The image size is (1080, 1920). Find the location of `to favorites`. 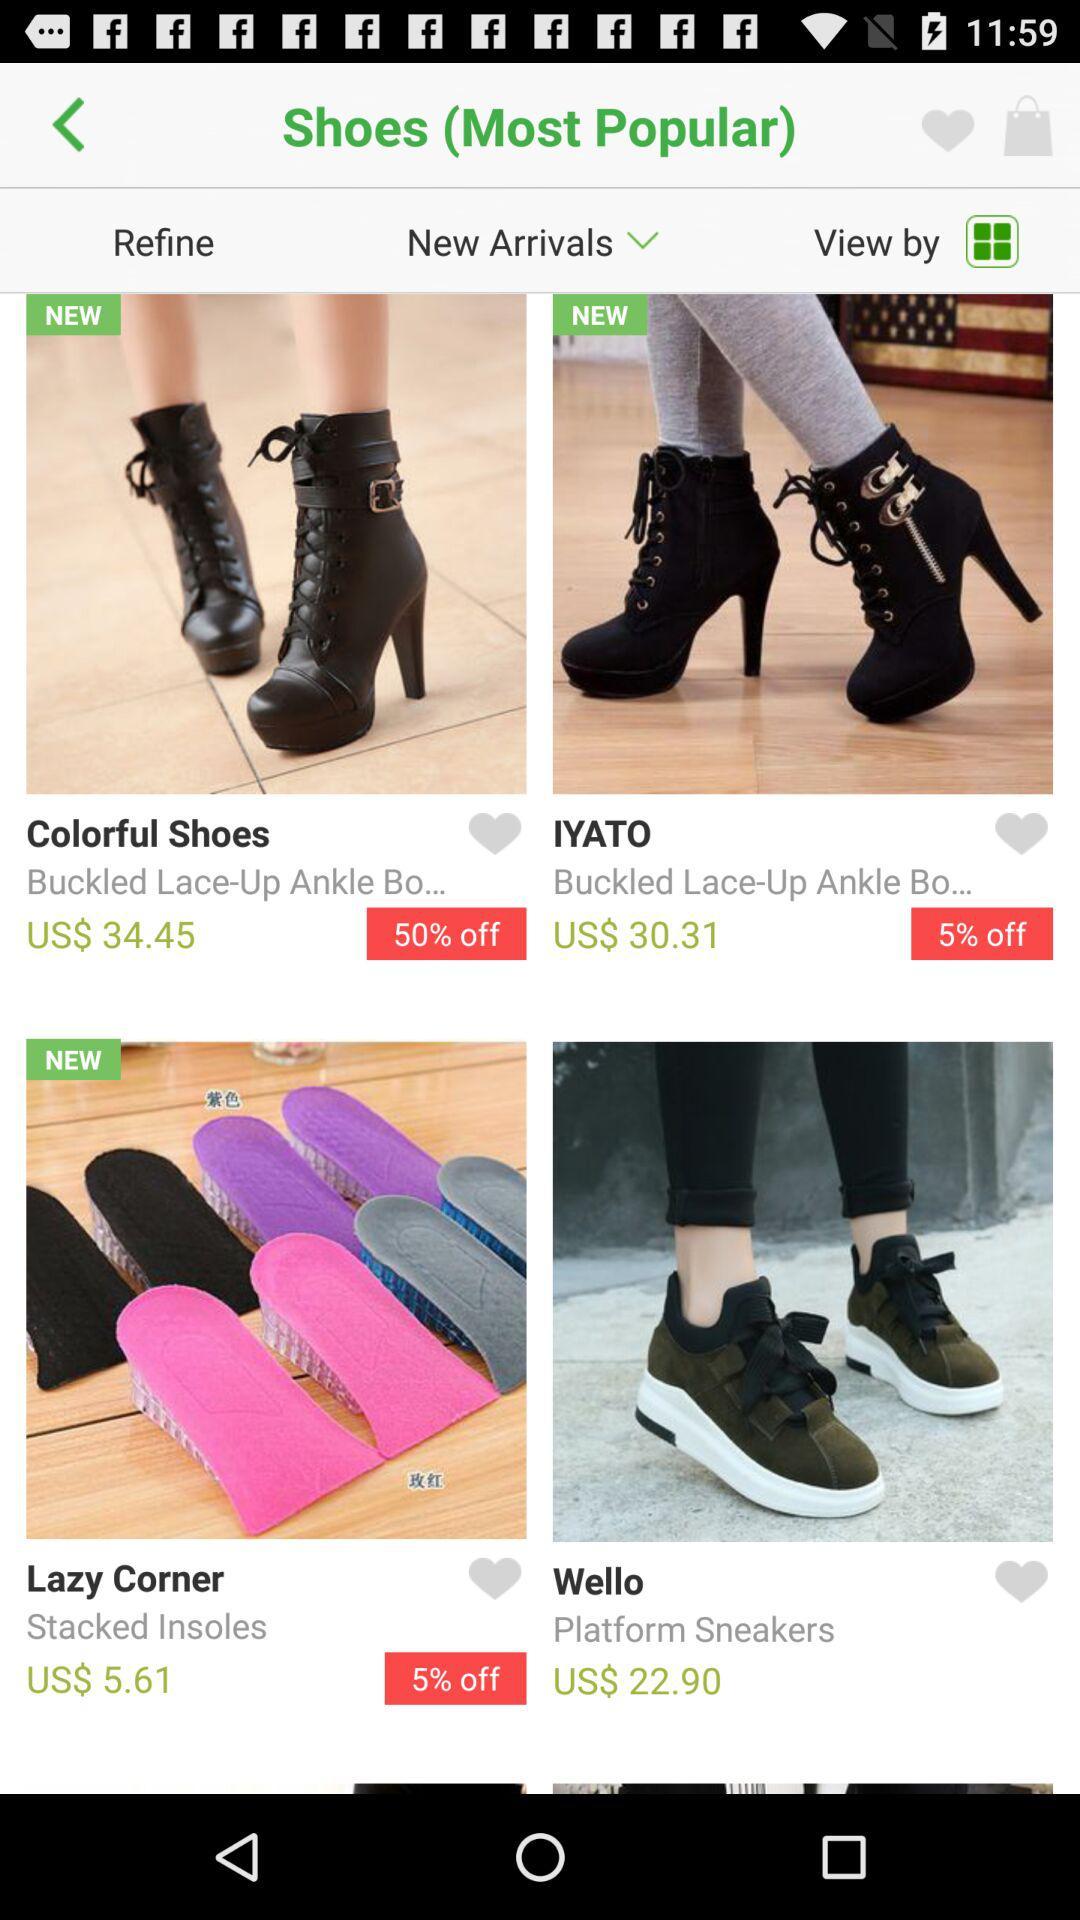

to favorites is located at coordinates (490, 1602).